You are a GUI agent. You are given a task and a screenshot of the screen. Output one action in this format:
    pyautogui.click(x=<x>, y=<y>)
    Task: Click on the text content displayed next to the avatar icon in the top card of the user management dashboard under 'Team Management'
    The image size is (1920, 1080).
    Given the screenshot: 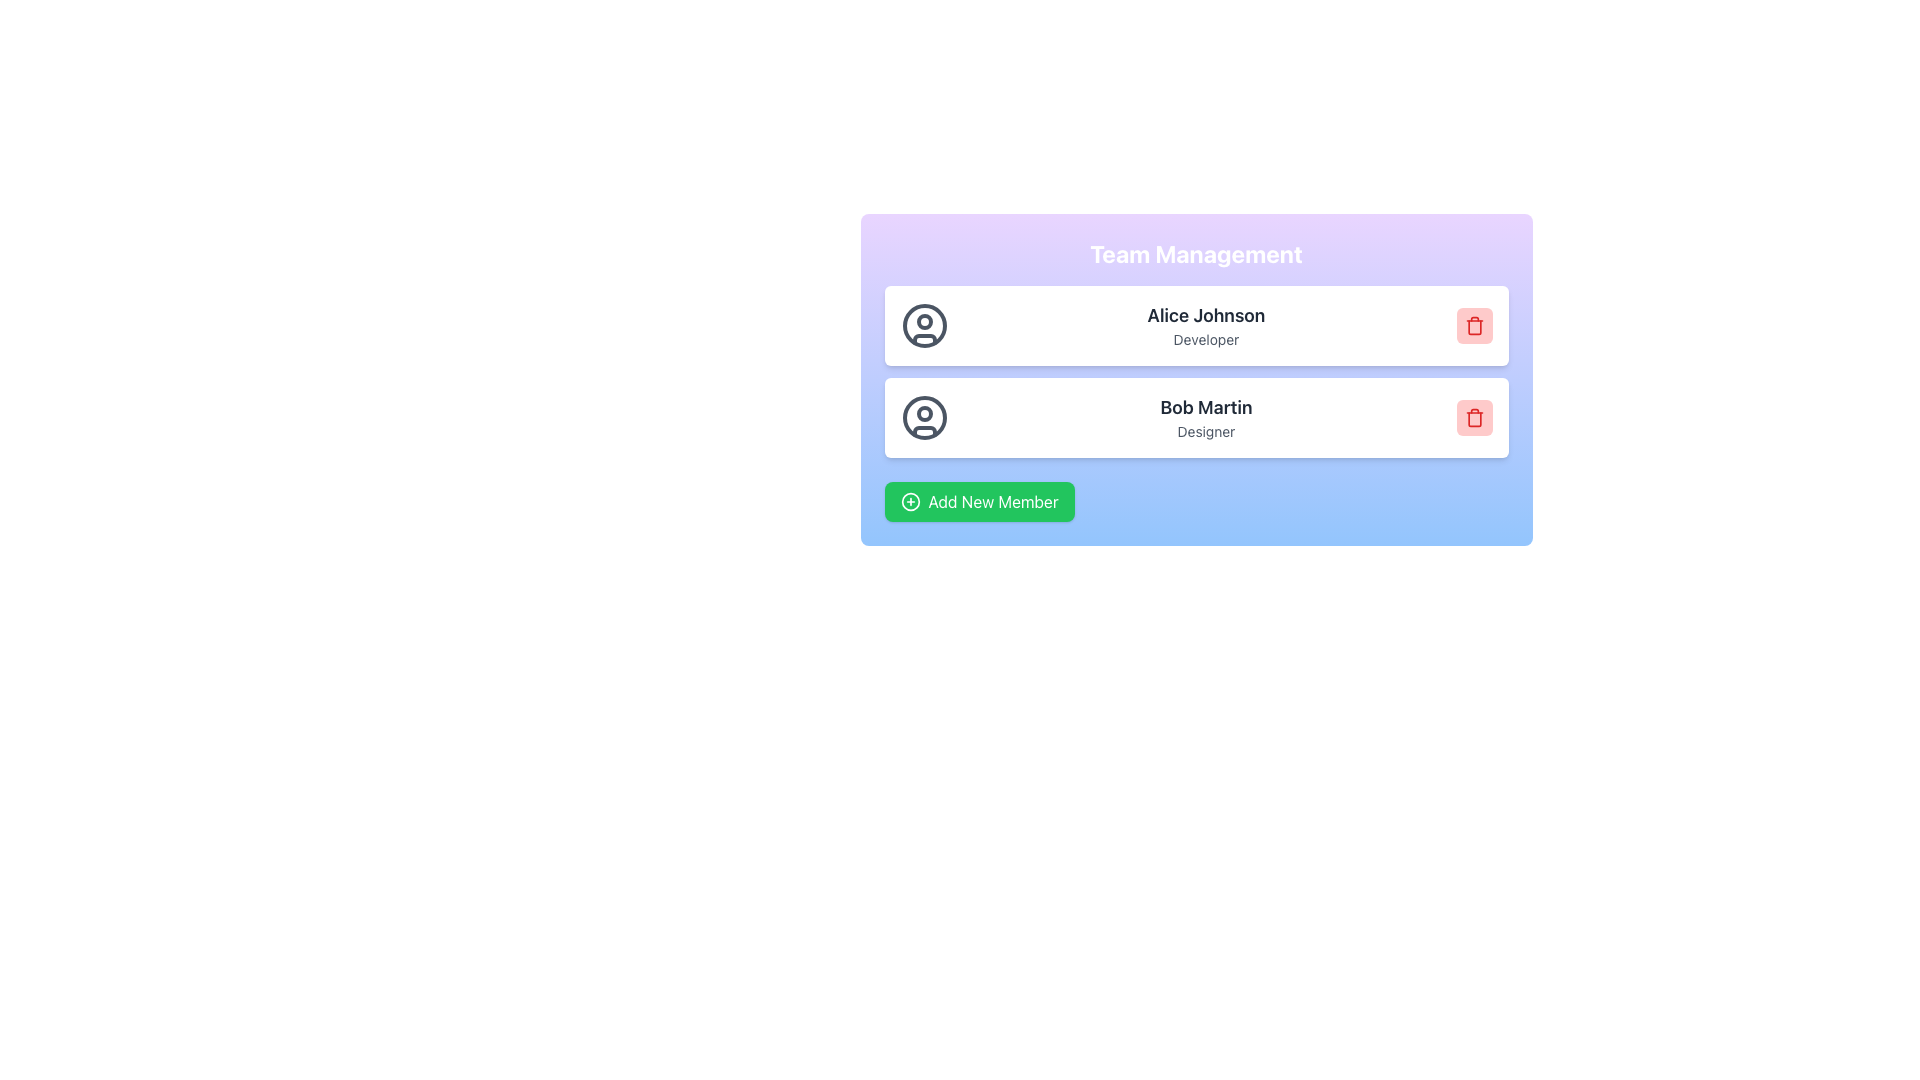 What is the action you would take?
    pyautogui.click(x=1205, y=325)
    